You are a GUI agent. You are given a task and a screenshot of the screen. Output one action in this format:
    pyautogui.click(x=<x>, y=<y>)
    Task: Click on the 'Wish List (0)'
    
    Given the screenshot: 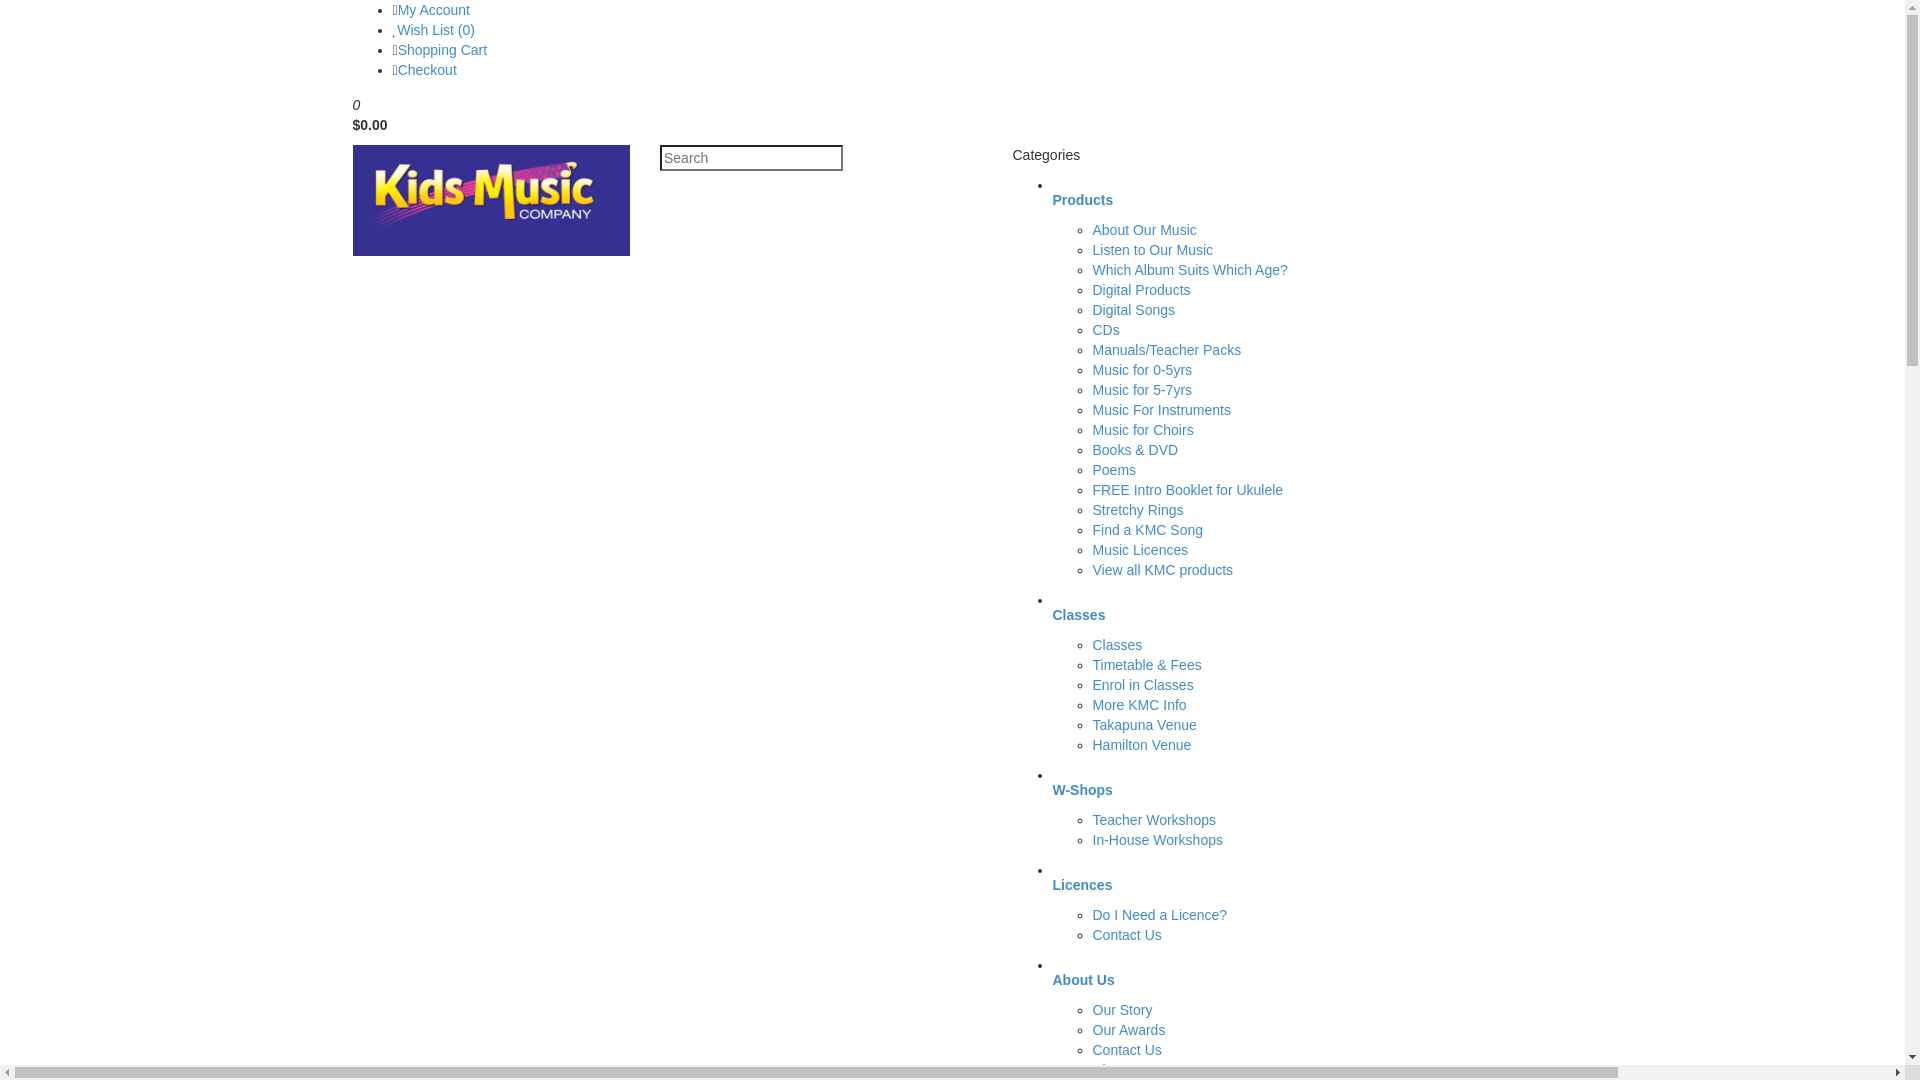 What is the action you would take?
    pyautogui.click(x=435, y=30)
    